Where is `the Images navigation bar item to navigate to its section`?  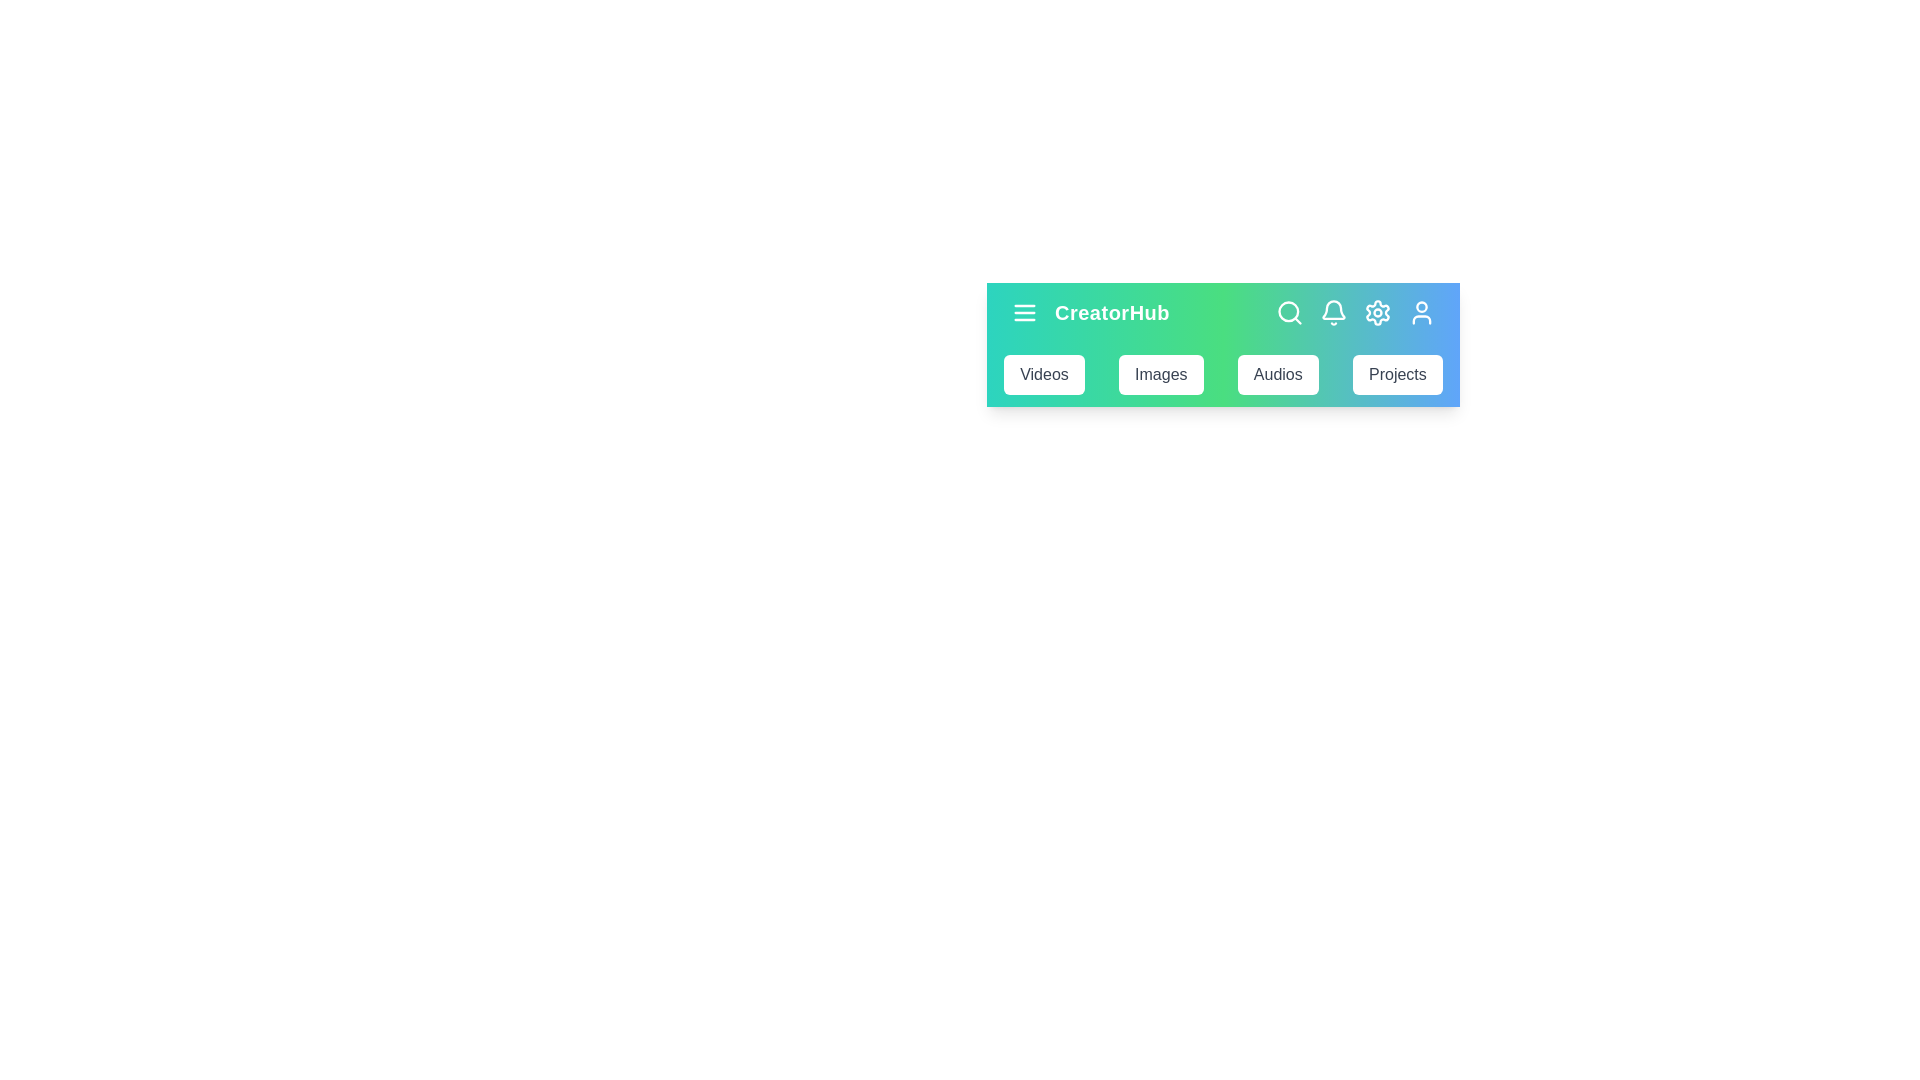 the Images navigation bar item to navigate to its section is located at coordinates (1161, 374).